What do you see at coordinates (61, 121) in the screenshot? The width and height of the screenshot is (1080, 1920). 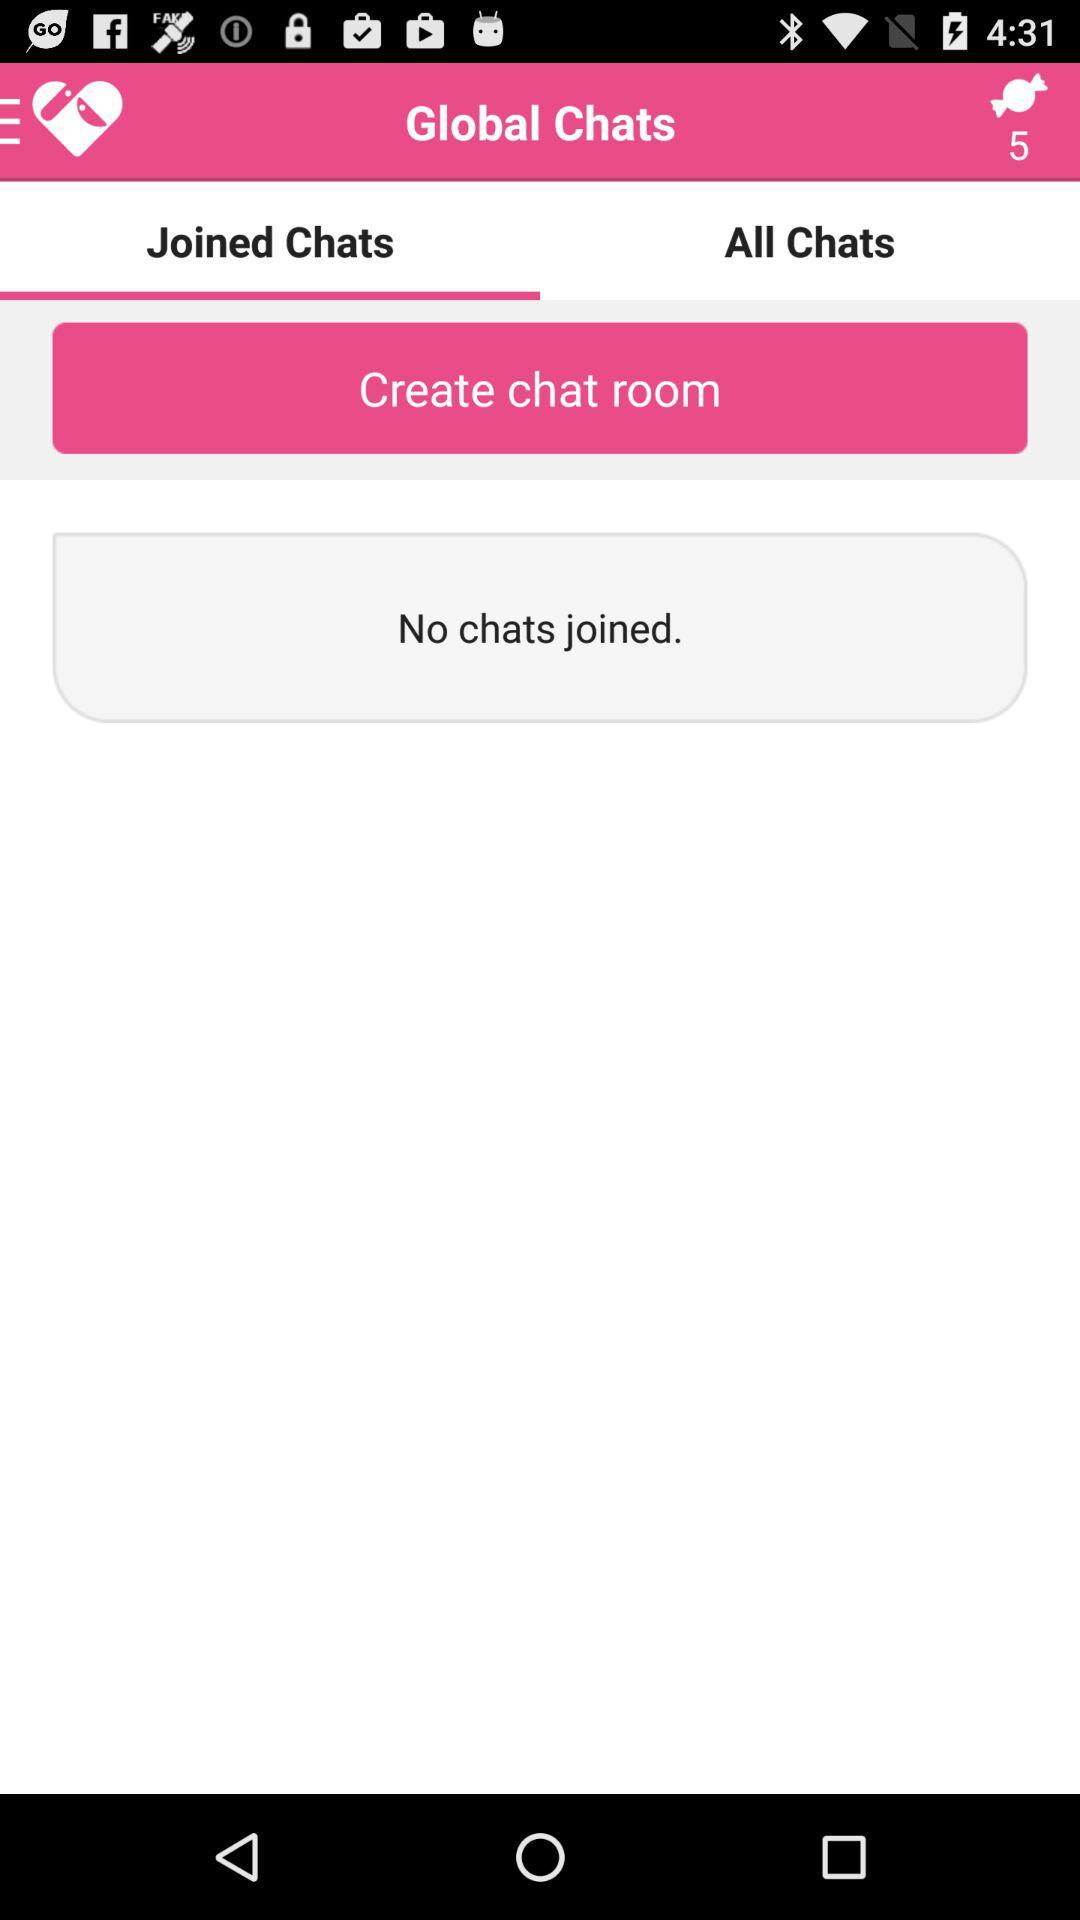 I see `chat list` at bounding box center [61, 121].